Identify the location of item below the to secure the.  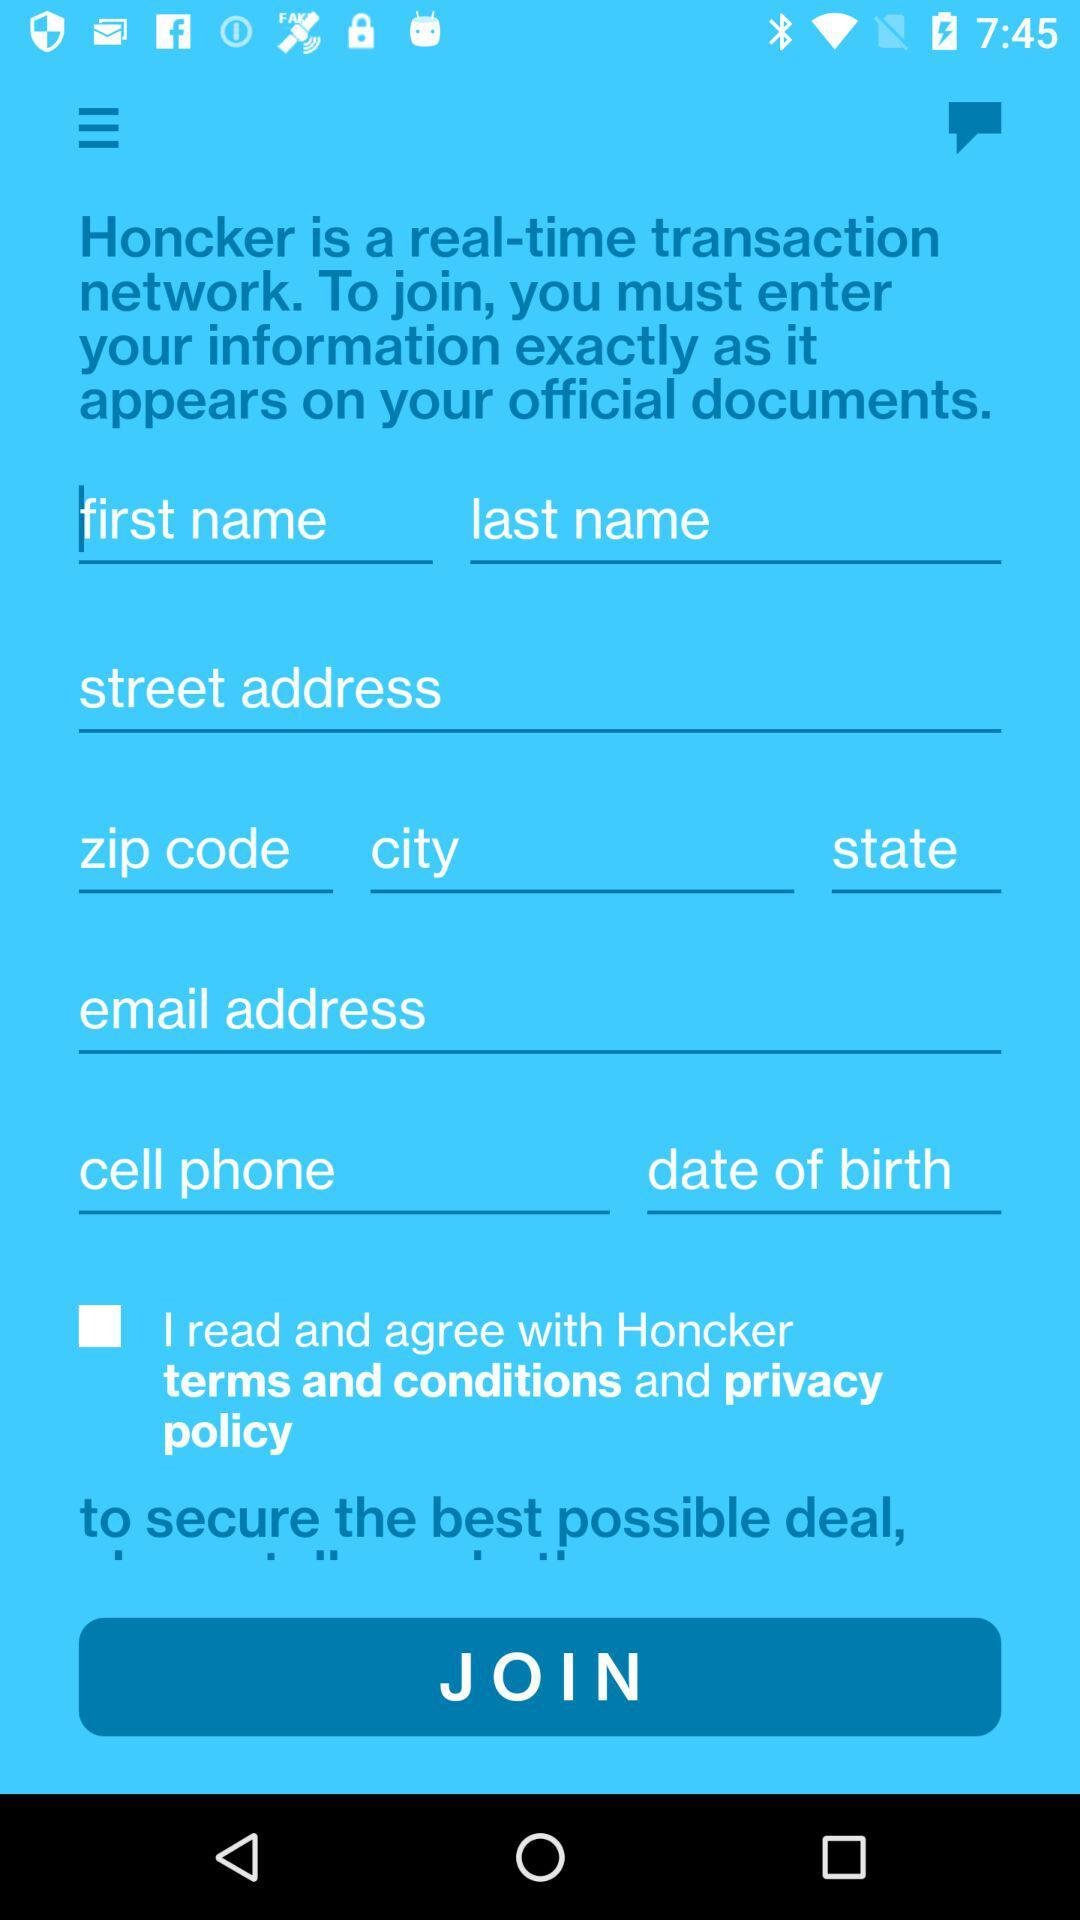
(540, 1676).